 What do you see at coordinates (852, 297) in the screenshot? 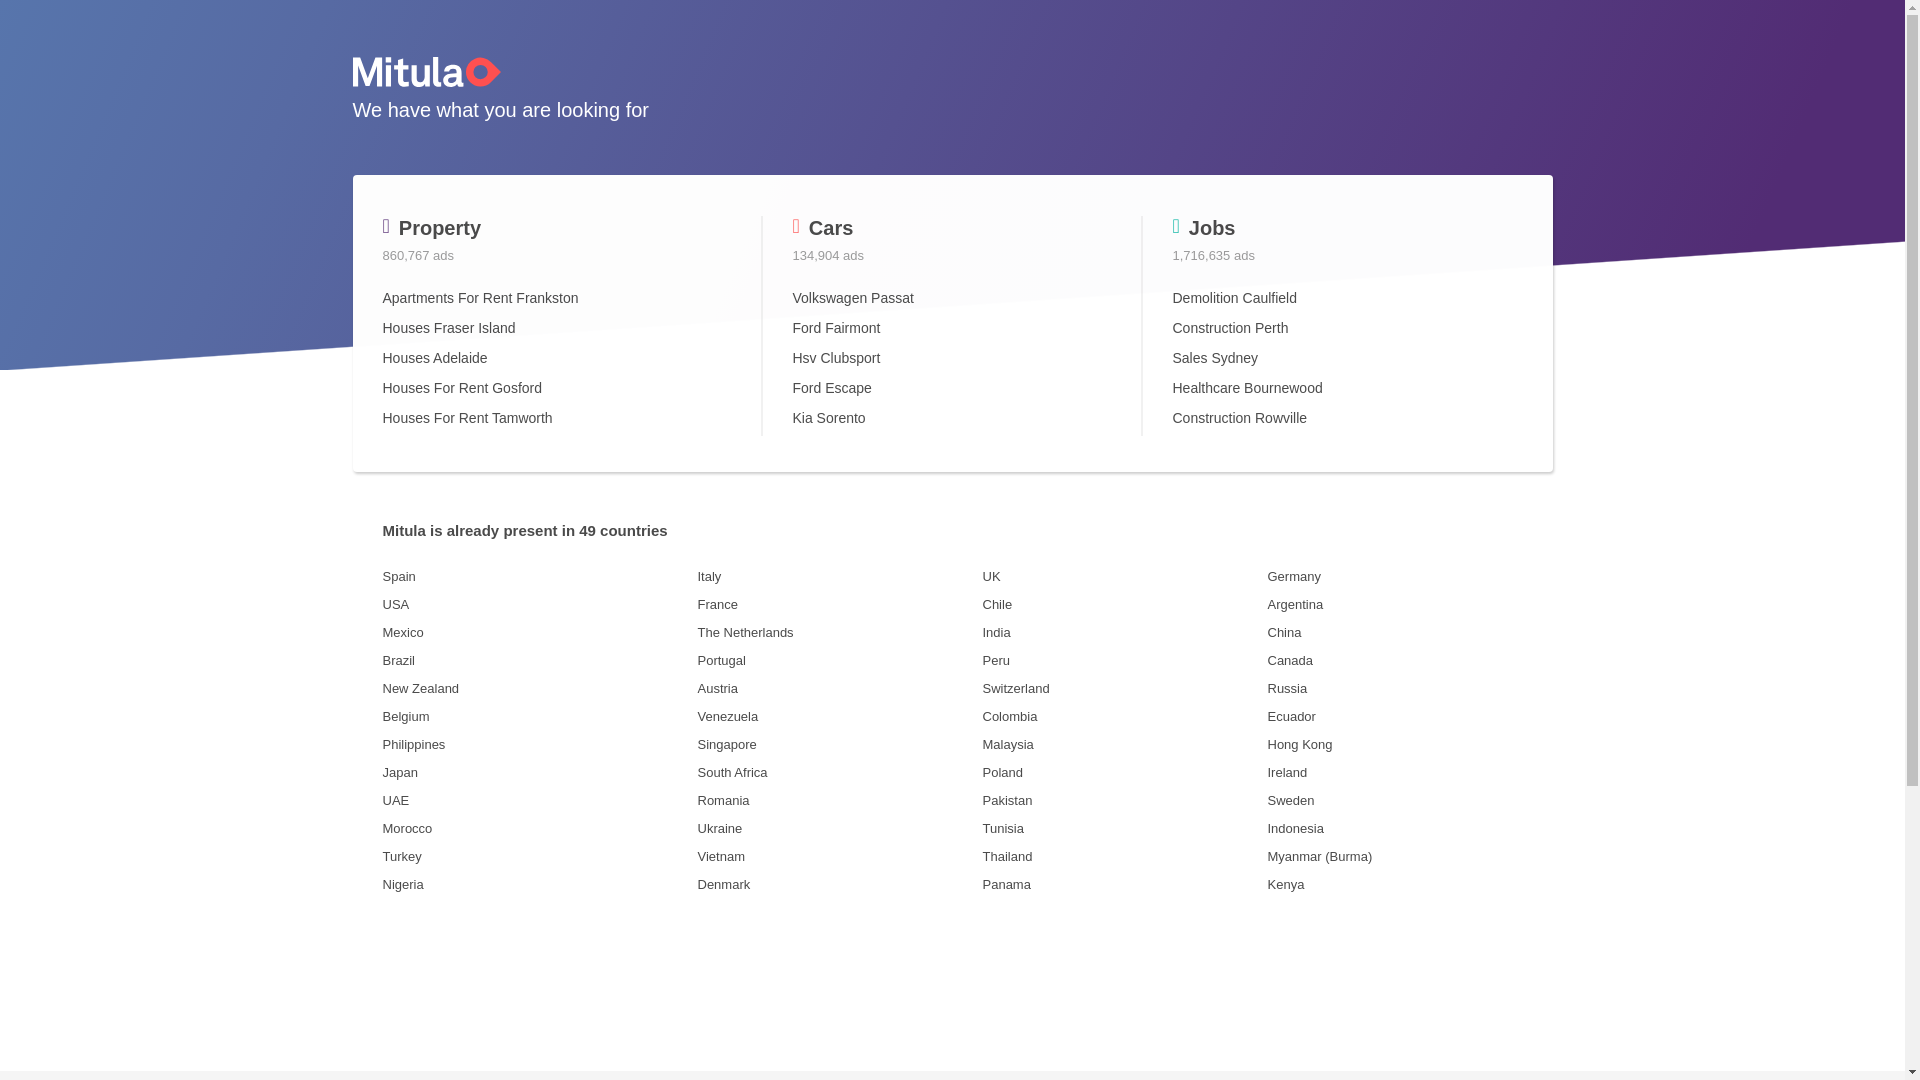
I see `'Volkswagen Passat'` at bounding box center [852, 297].